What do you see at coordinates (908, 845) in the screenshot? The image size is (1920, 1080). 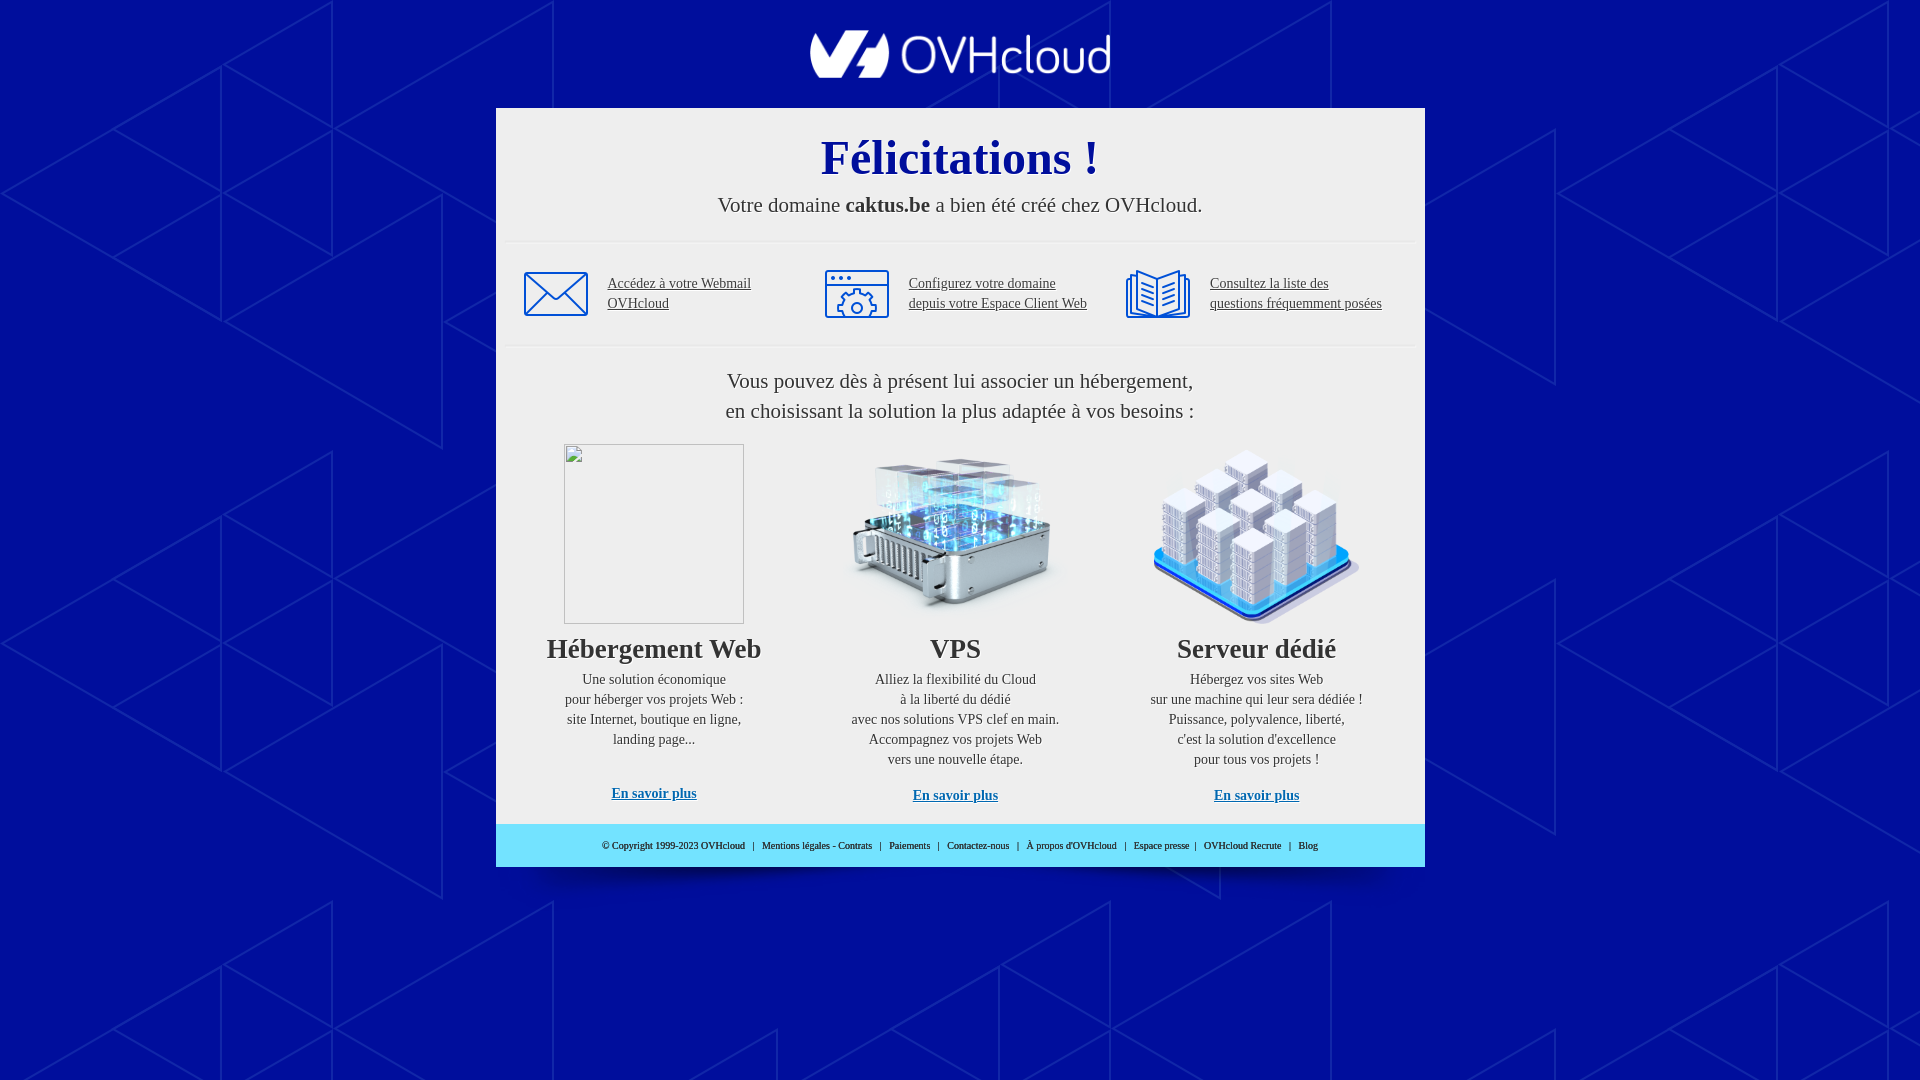 I see `'Paiements'` at bounding box center [908, 845].